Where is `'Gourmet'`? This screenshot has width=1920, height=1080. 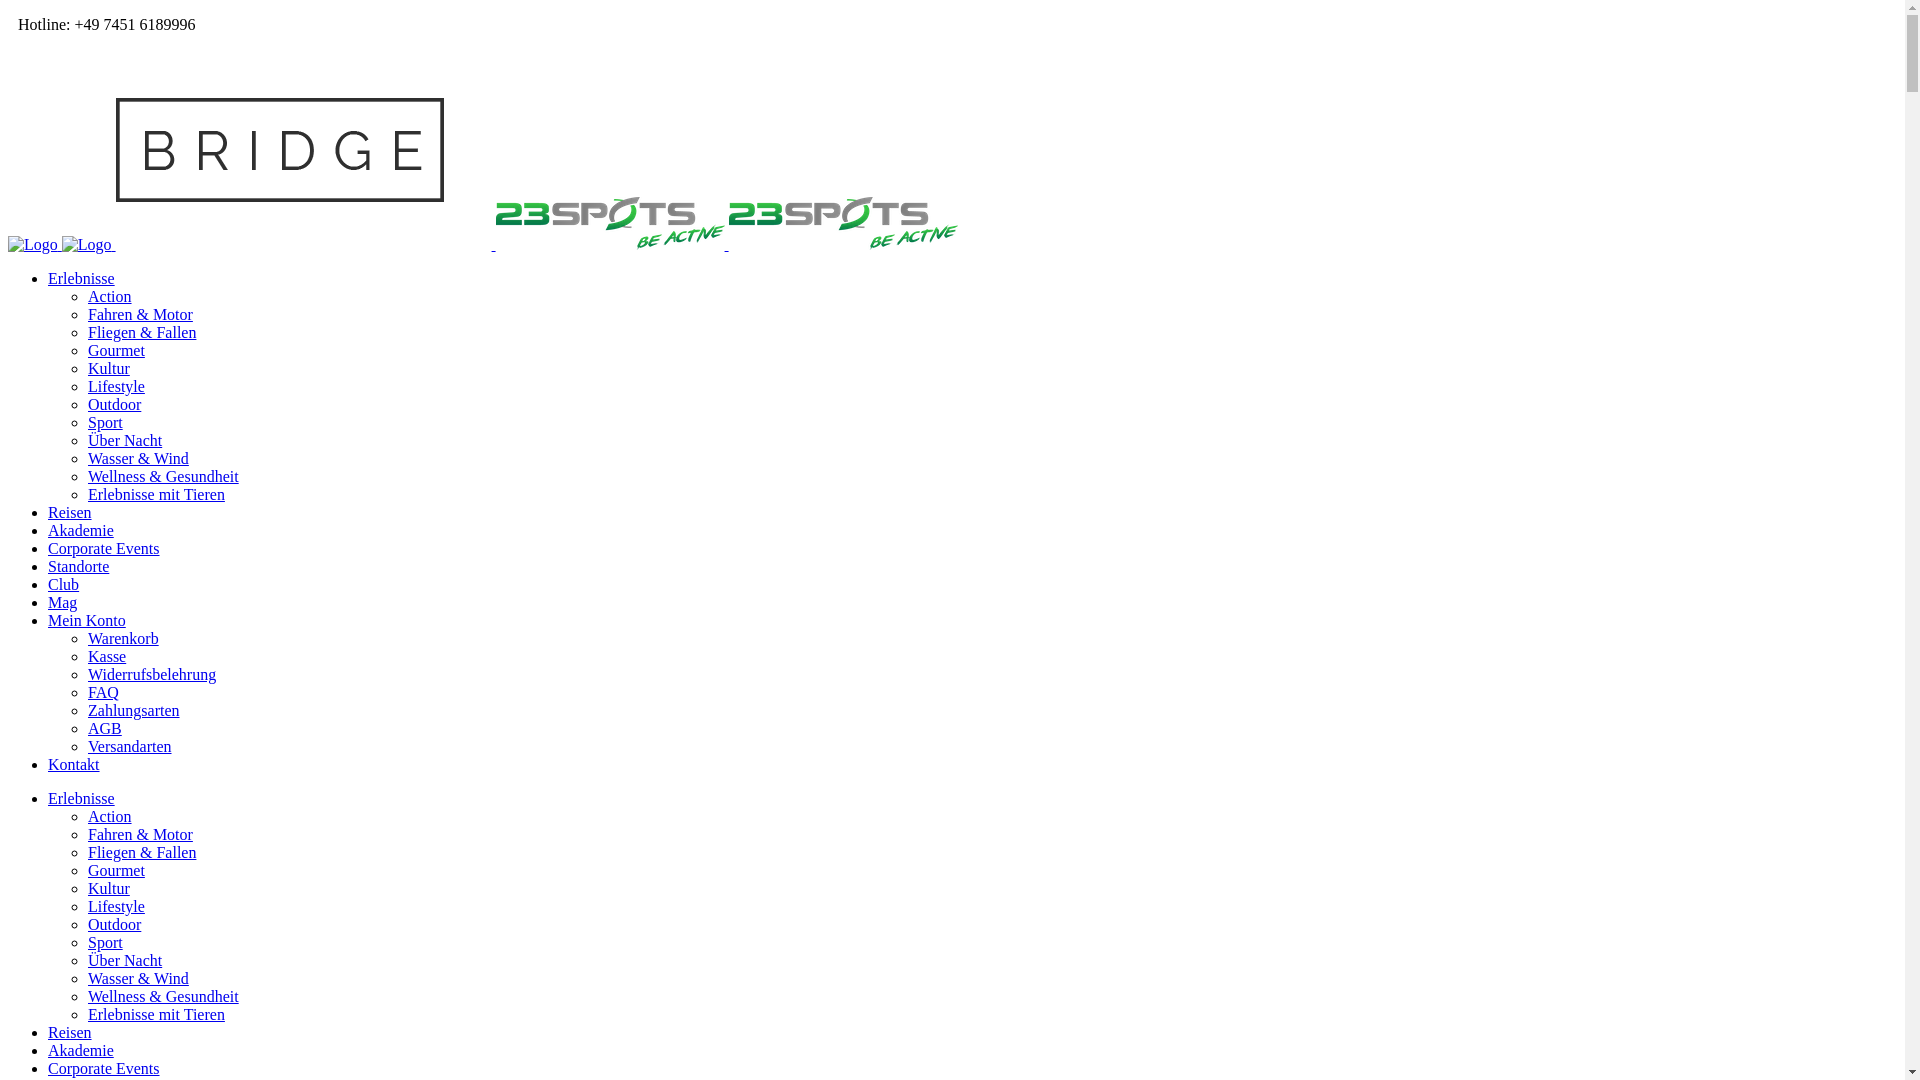
'Gourmet' is located at coordinates (115, 869).